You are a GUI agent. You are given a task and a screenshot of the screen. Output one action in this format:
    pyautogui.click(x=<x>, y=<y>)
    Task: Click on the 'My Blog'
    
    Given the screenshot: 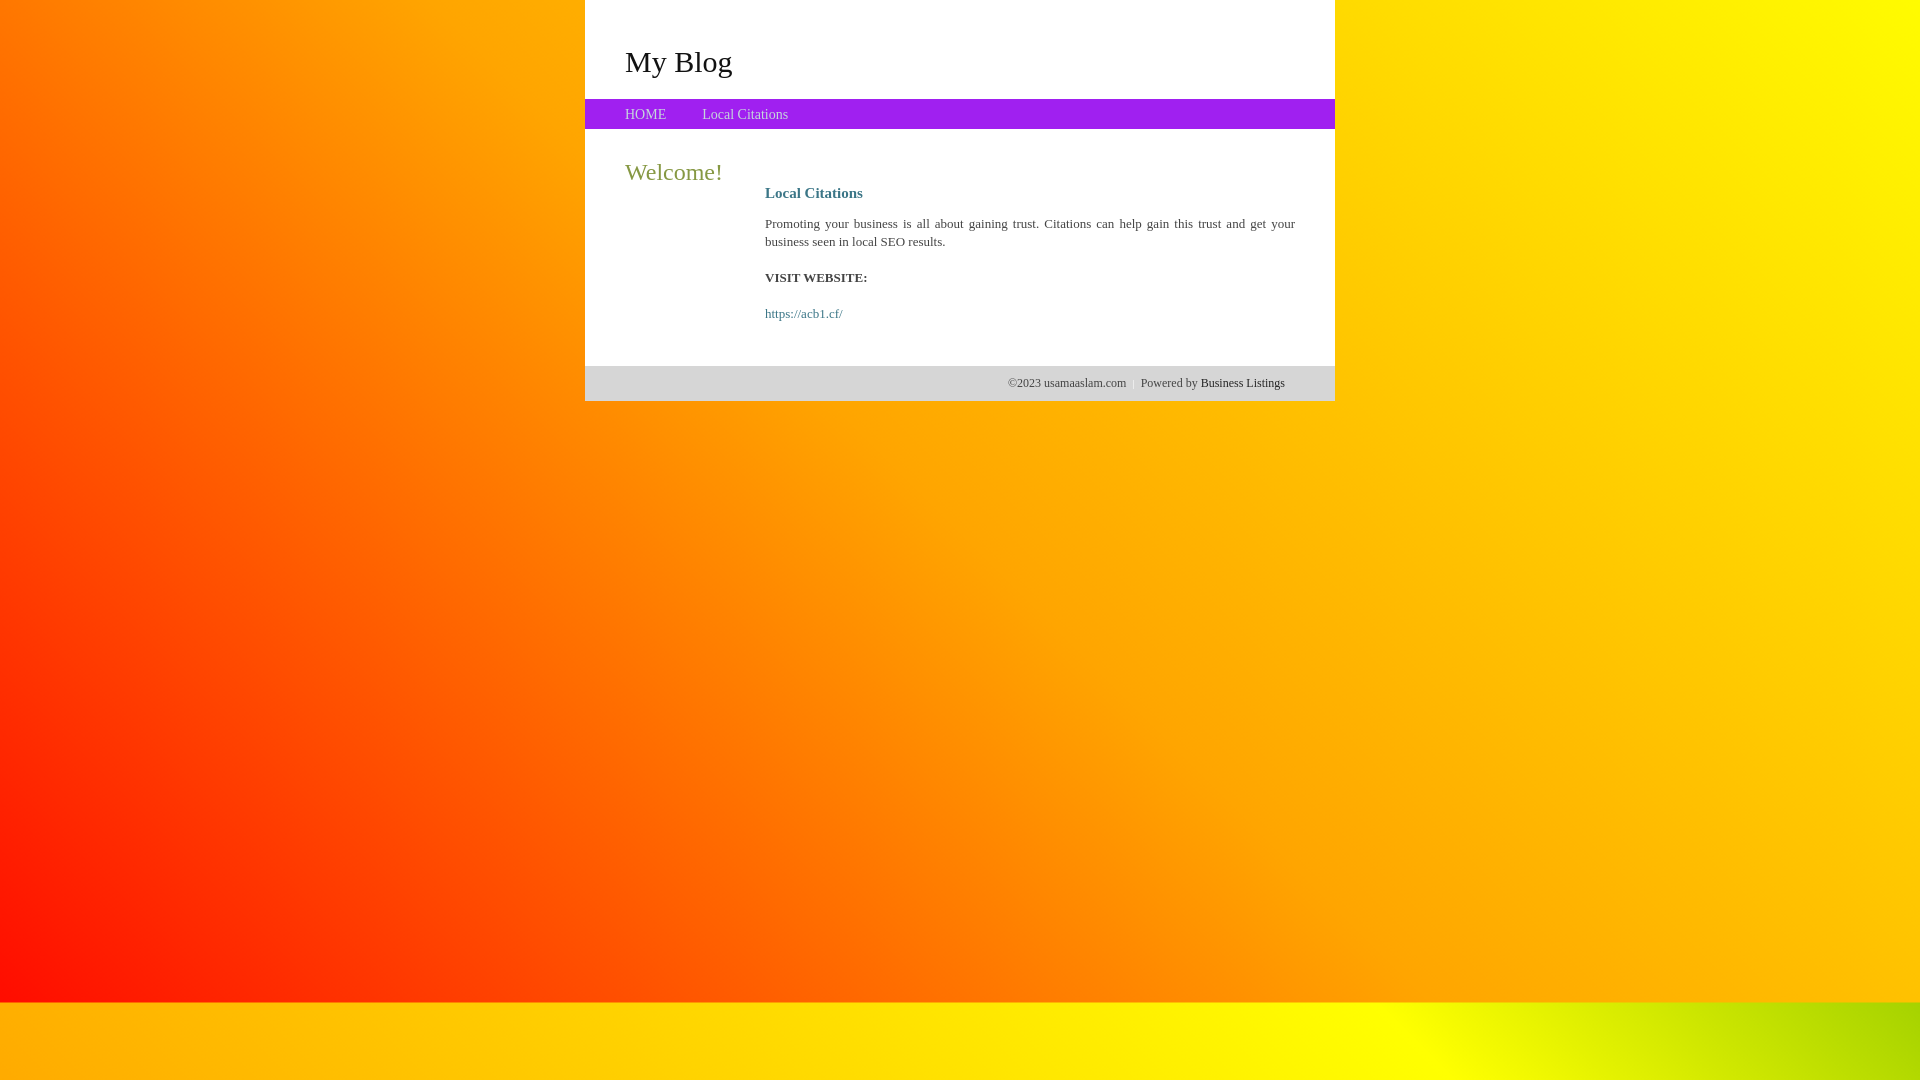 What is the action you would take?
    pyautogui.click(x=678, y=60)
    